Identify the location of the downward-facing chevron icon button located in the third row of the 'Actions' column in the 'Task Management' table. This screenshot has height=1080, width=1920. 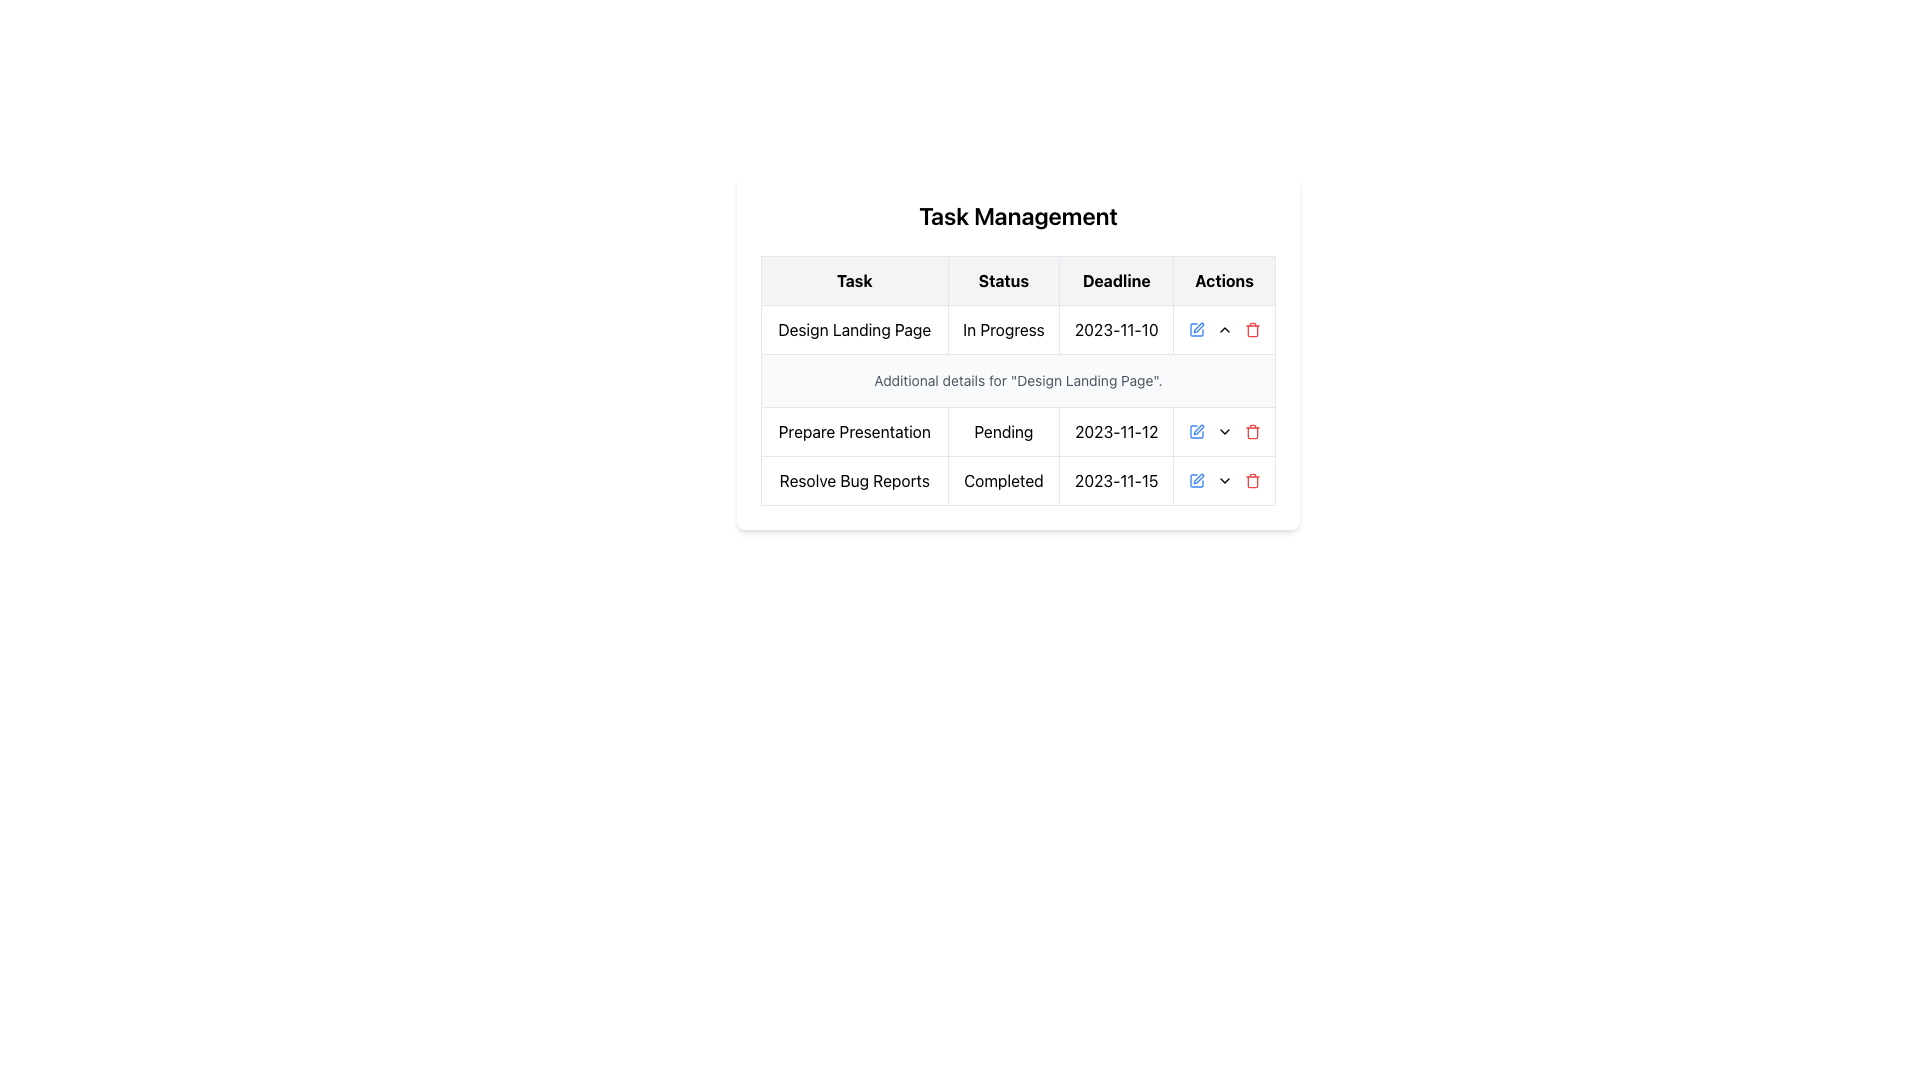
(1223, 431).